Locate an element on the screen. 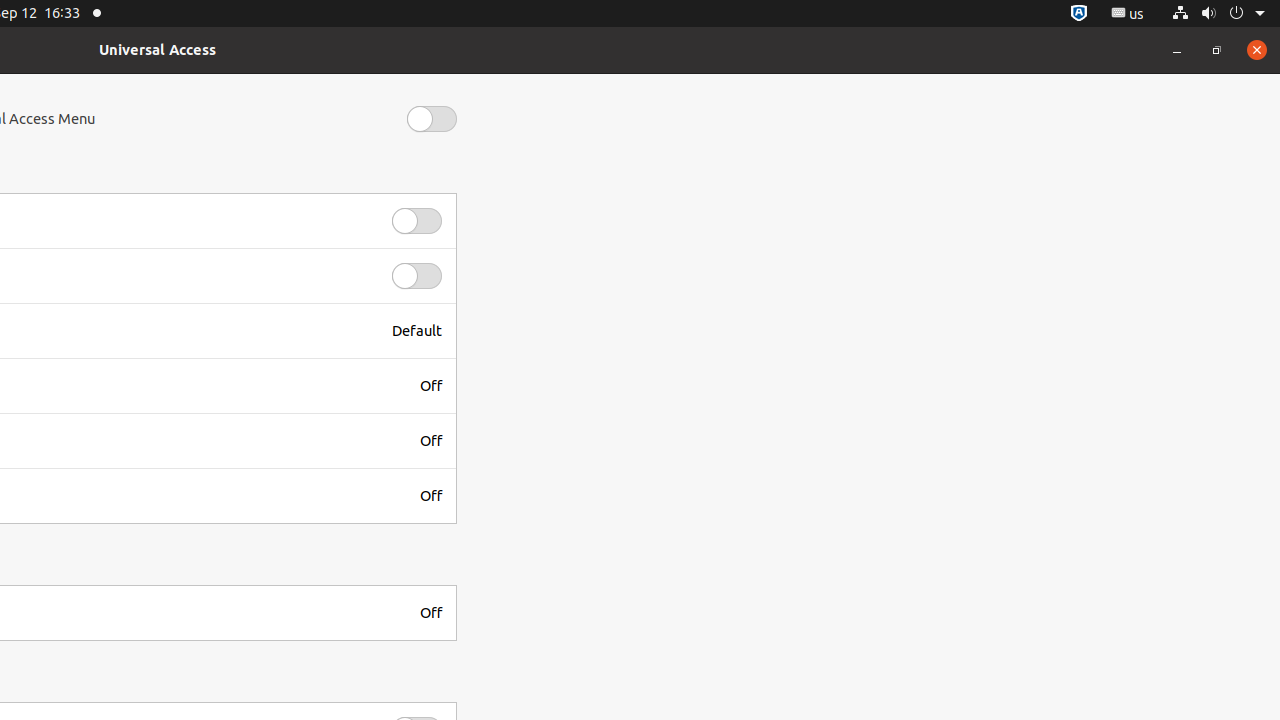 Image resolution: width=1280 pixels, height=720 pixels. 'Default' is located at coordinates (416, 329).